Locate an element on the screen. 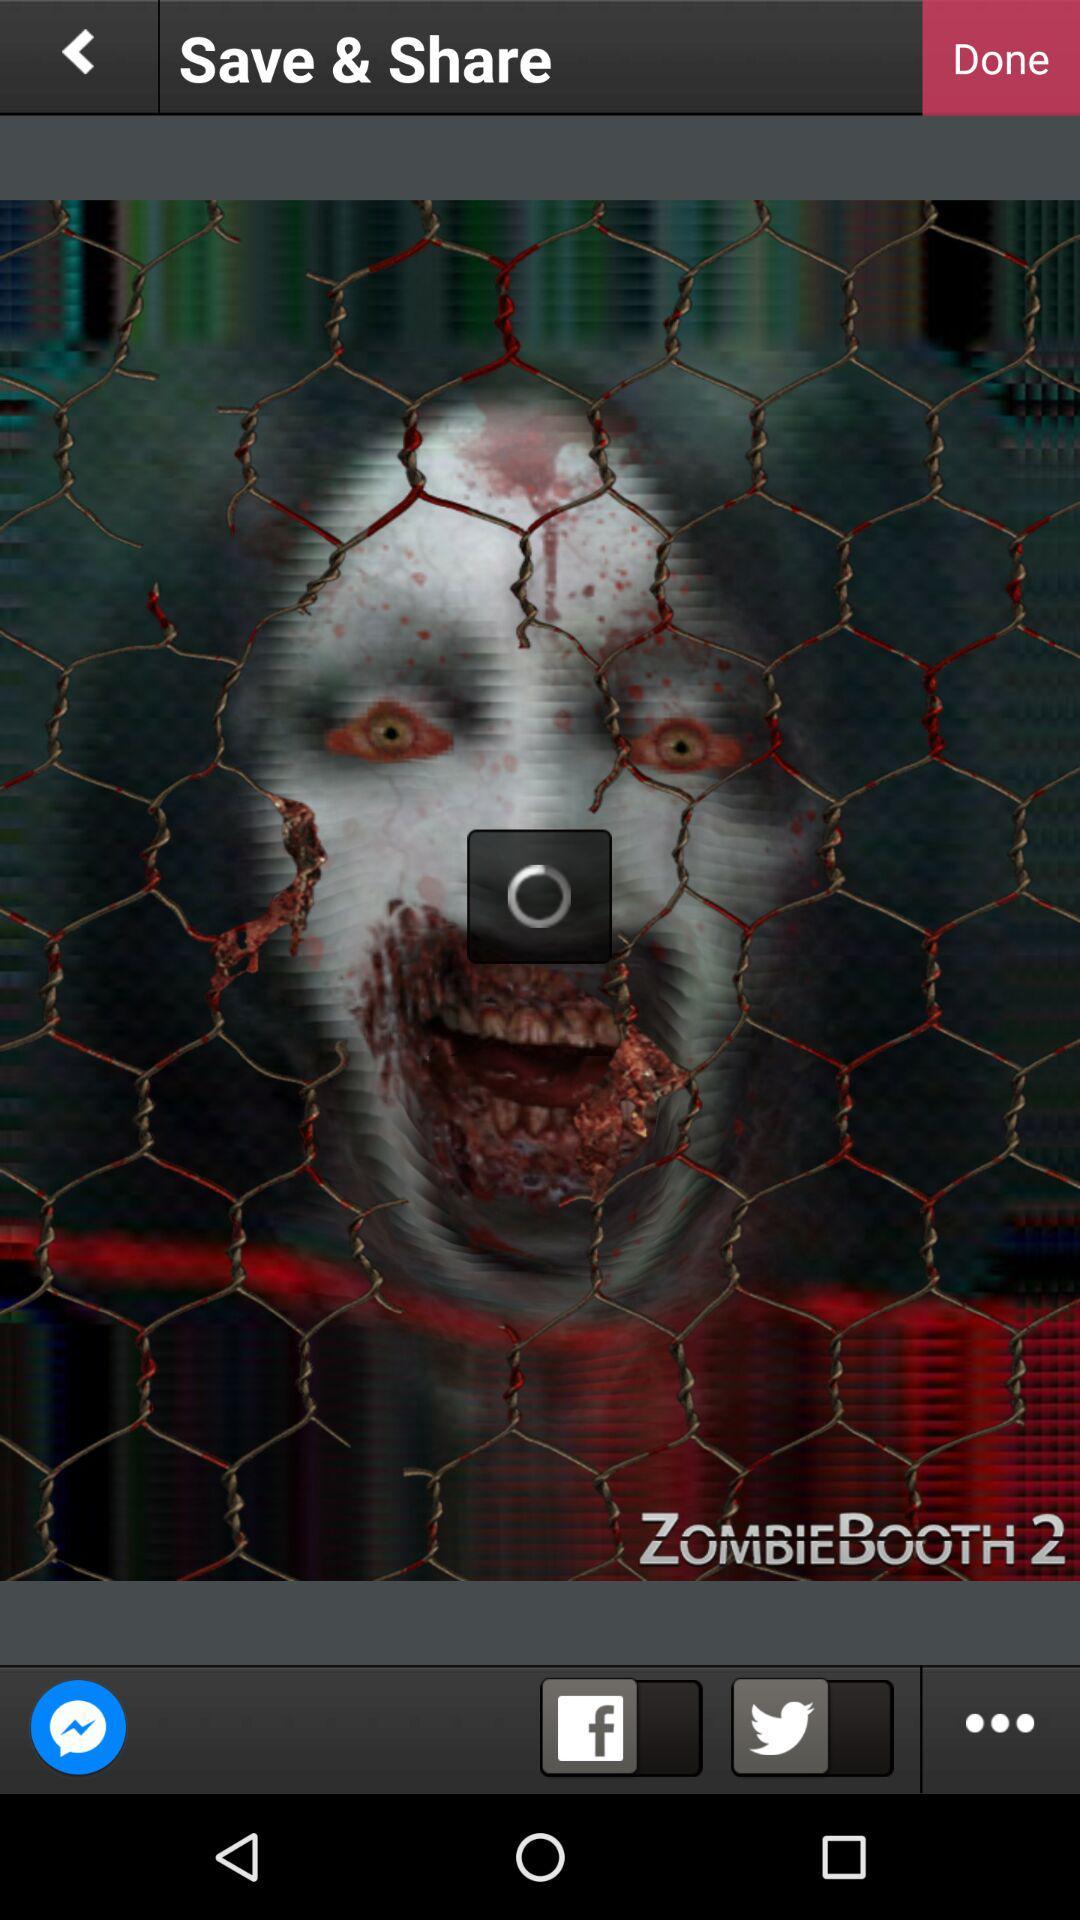 The width and height of the screenshot is (1080, 1920). the twitter icon is located at coordinates (812, 1848).